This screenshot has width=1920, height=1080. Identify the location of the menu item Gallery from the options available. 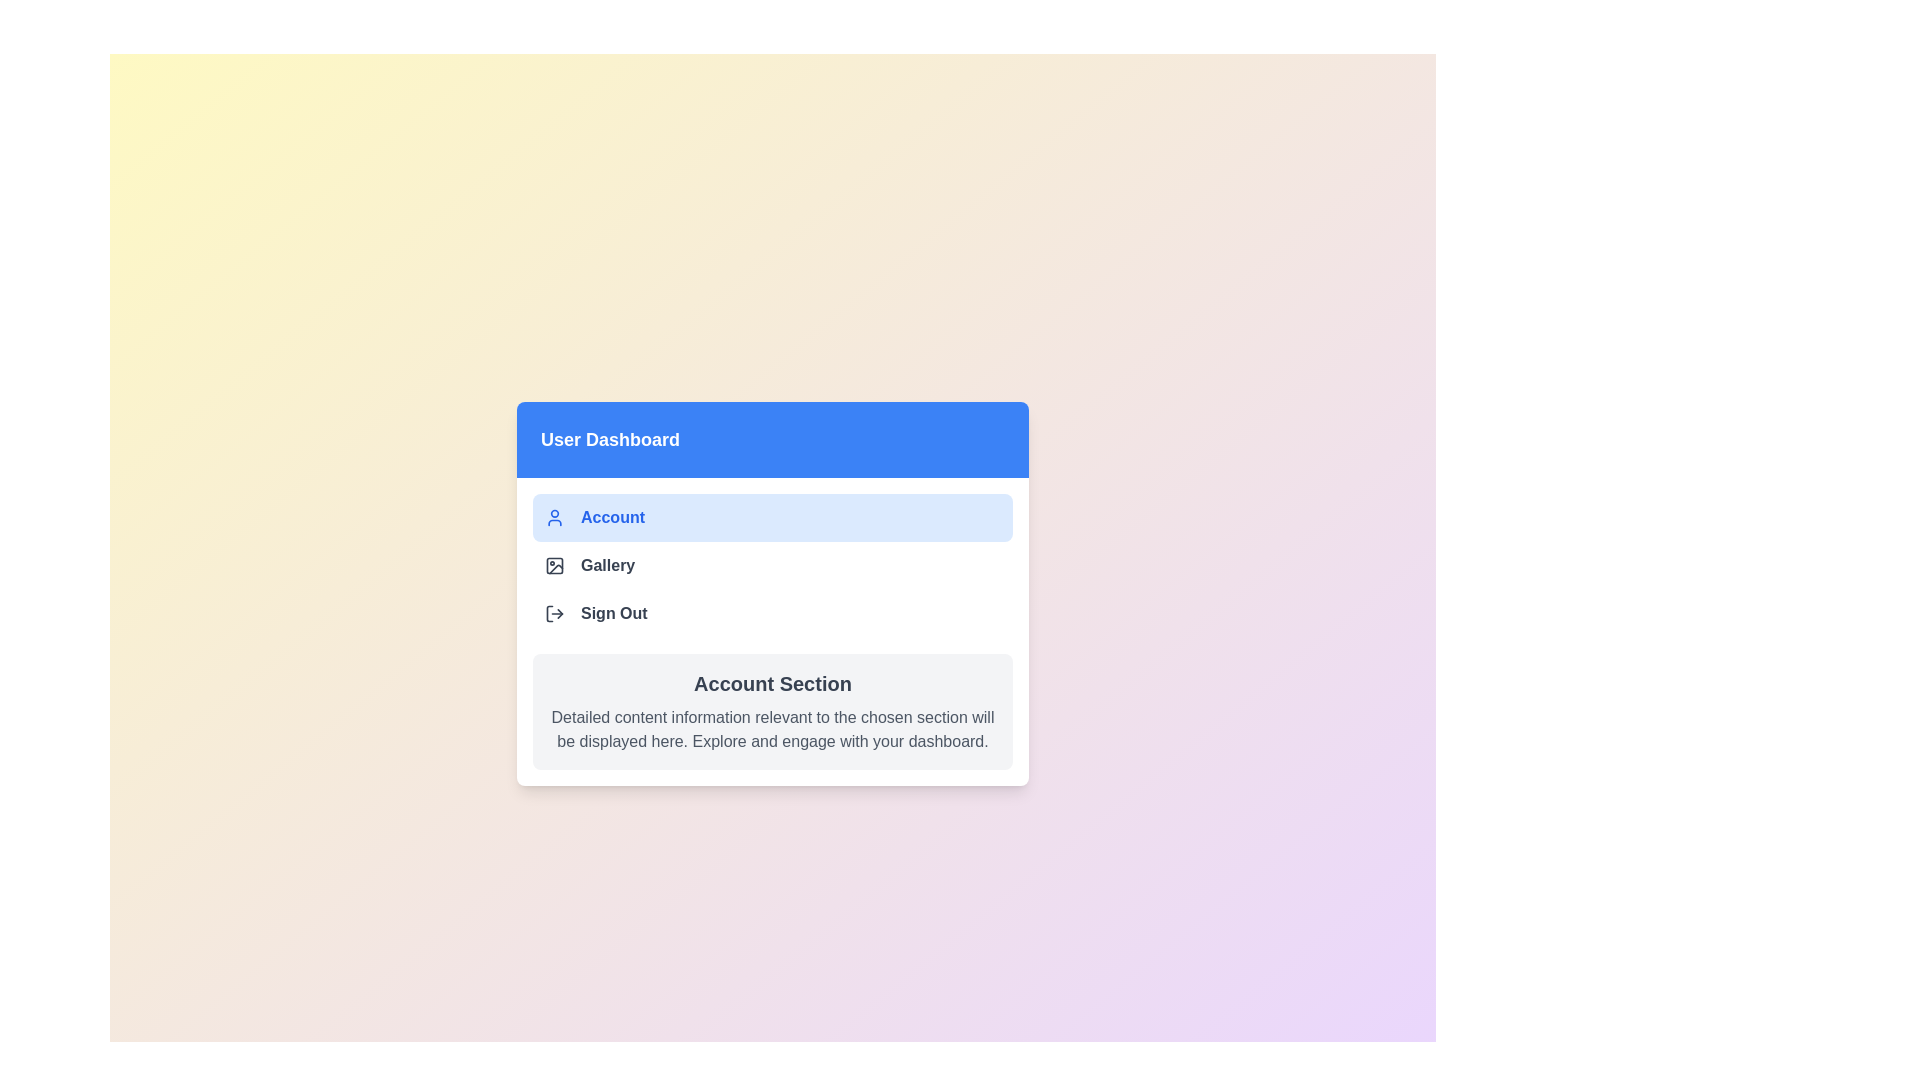
(771, 566).